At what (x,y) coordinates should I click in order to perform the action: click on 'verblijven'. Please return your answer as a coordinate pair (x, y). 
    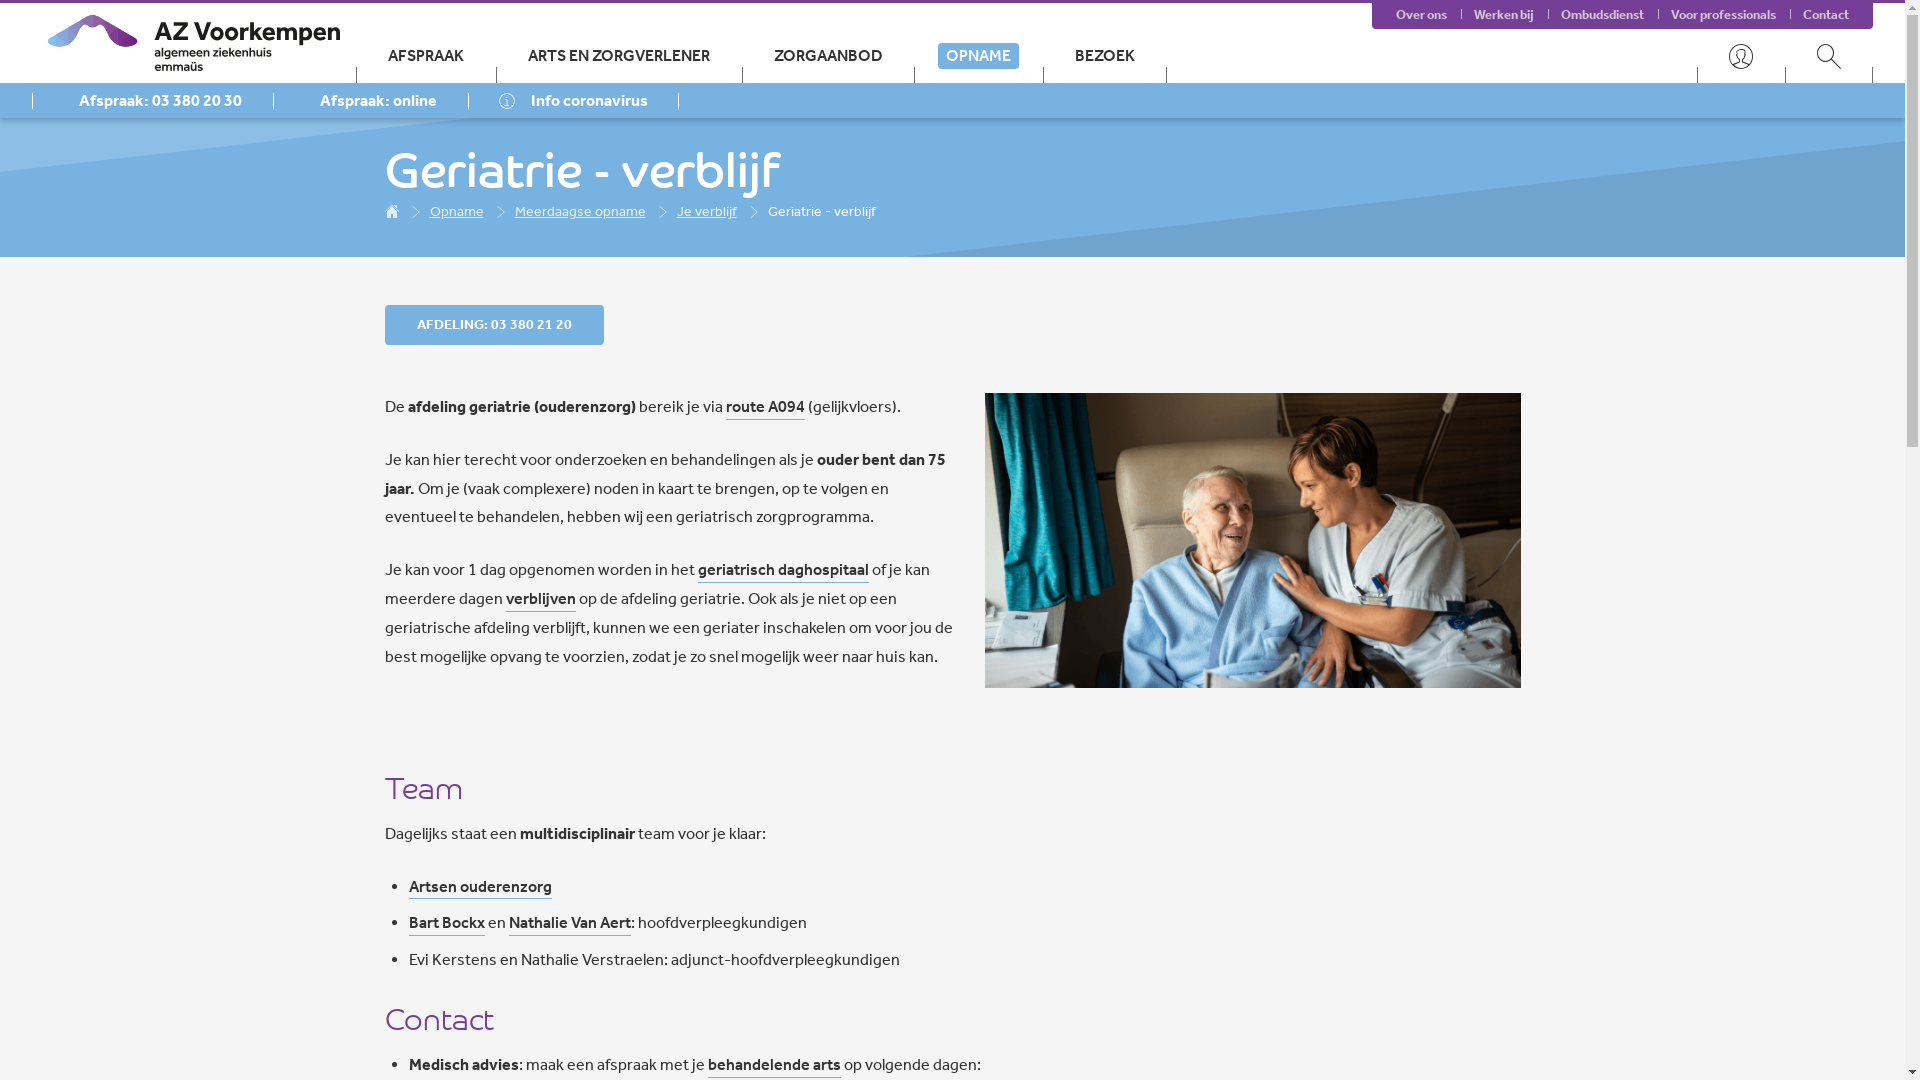
    Looking at the image, I should click on (541, 598).